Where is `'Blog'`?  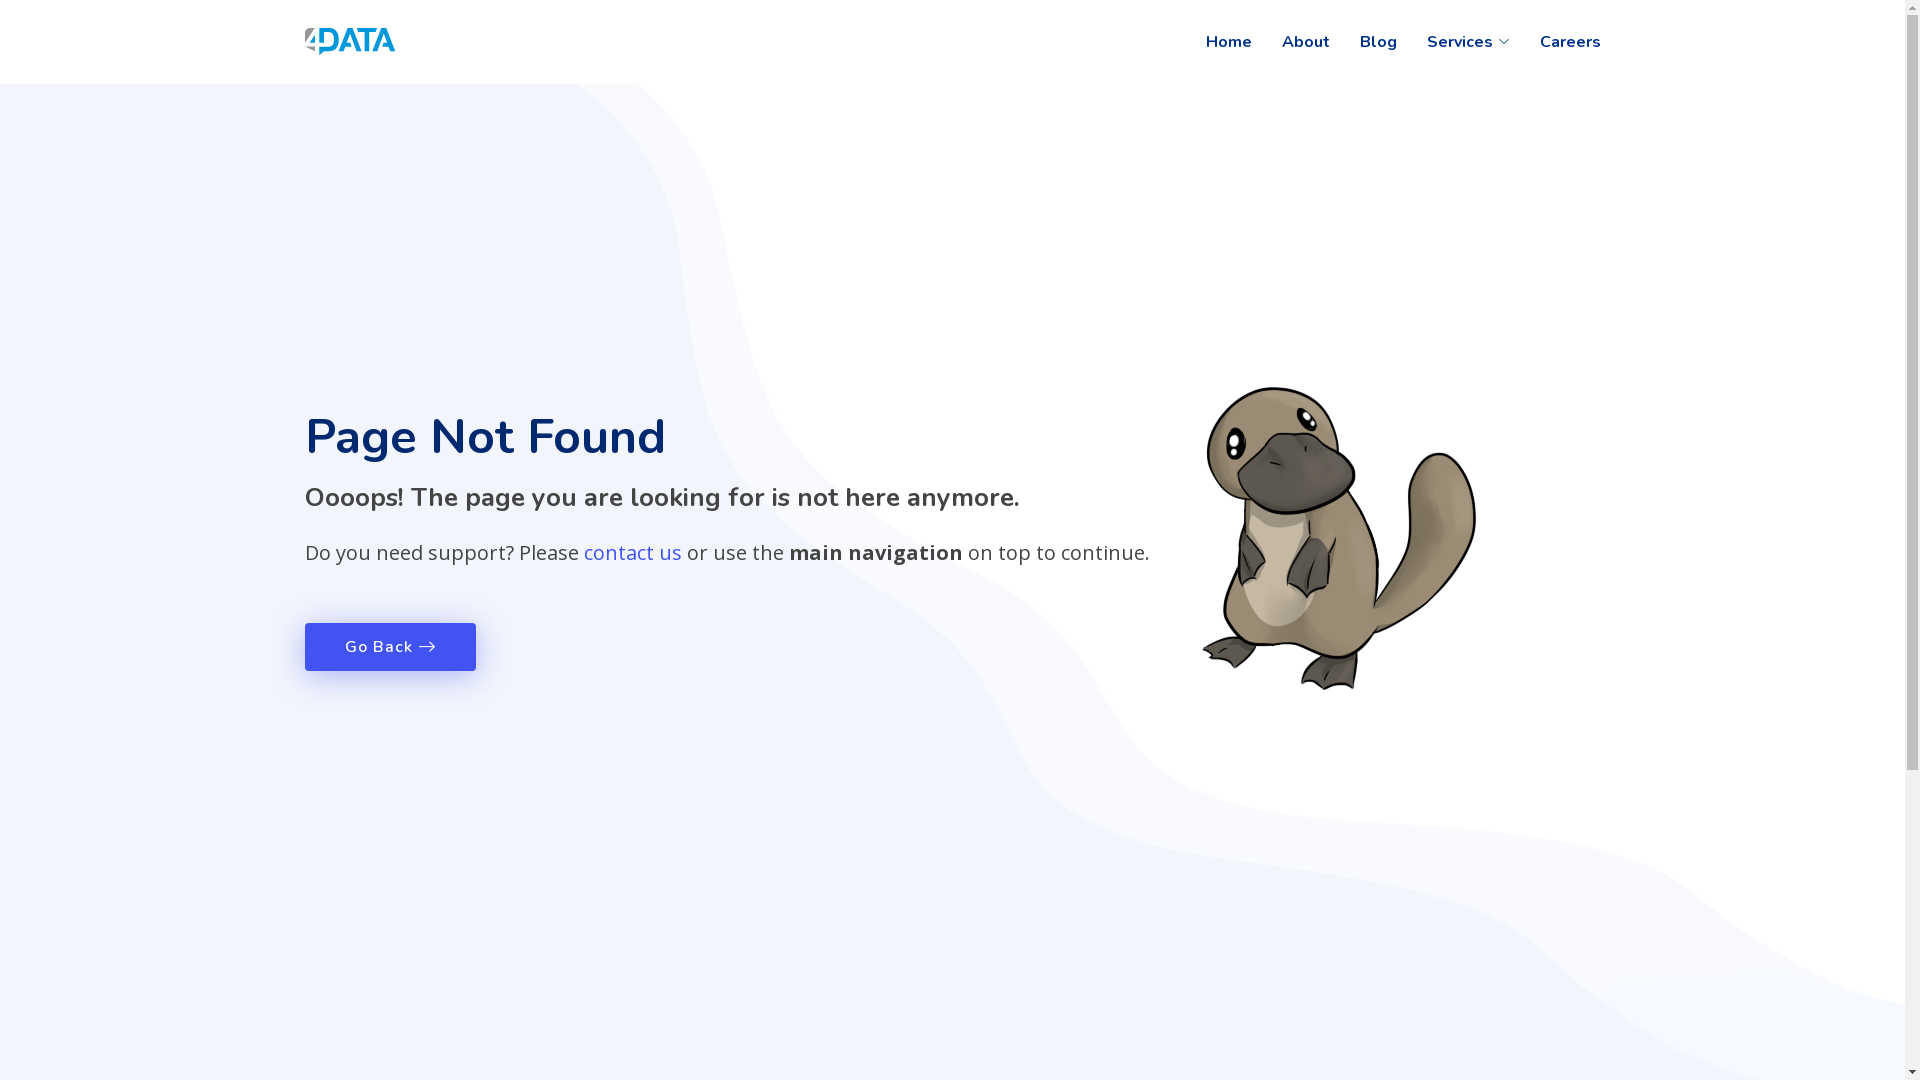 'Blog' is located at coordinates (1362, 42).